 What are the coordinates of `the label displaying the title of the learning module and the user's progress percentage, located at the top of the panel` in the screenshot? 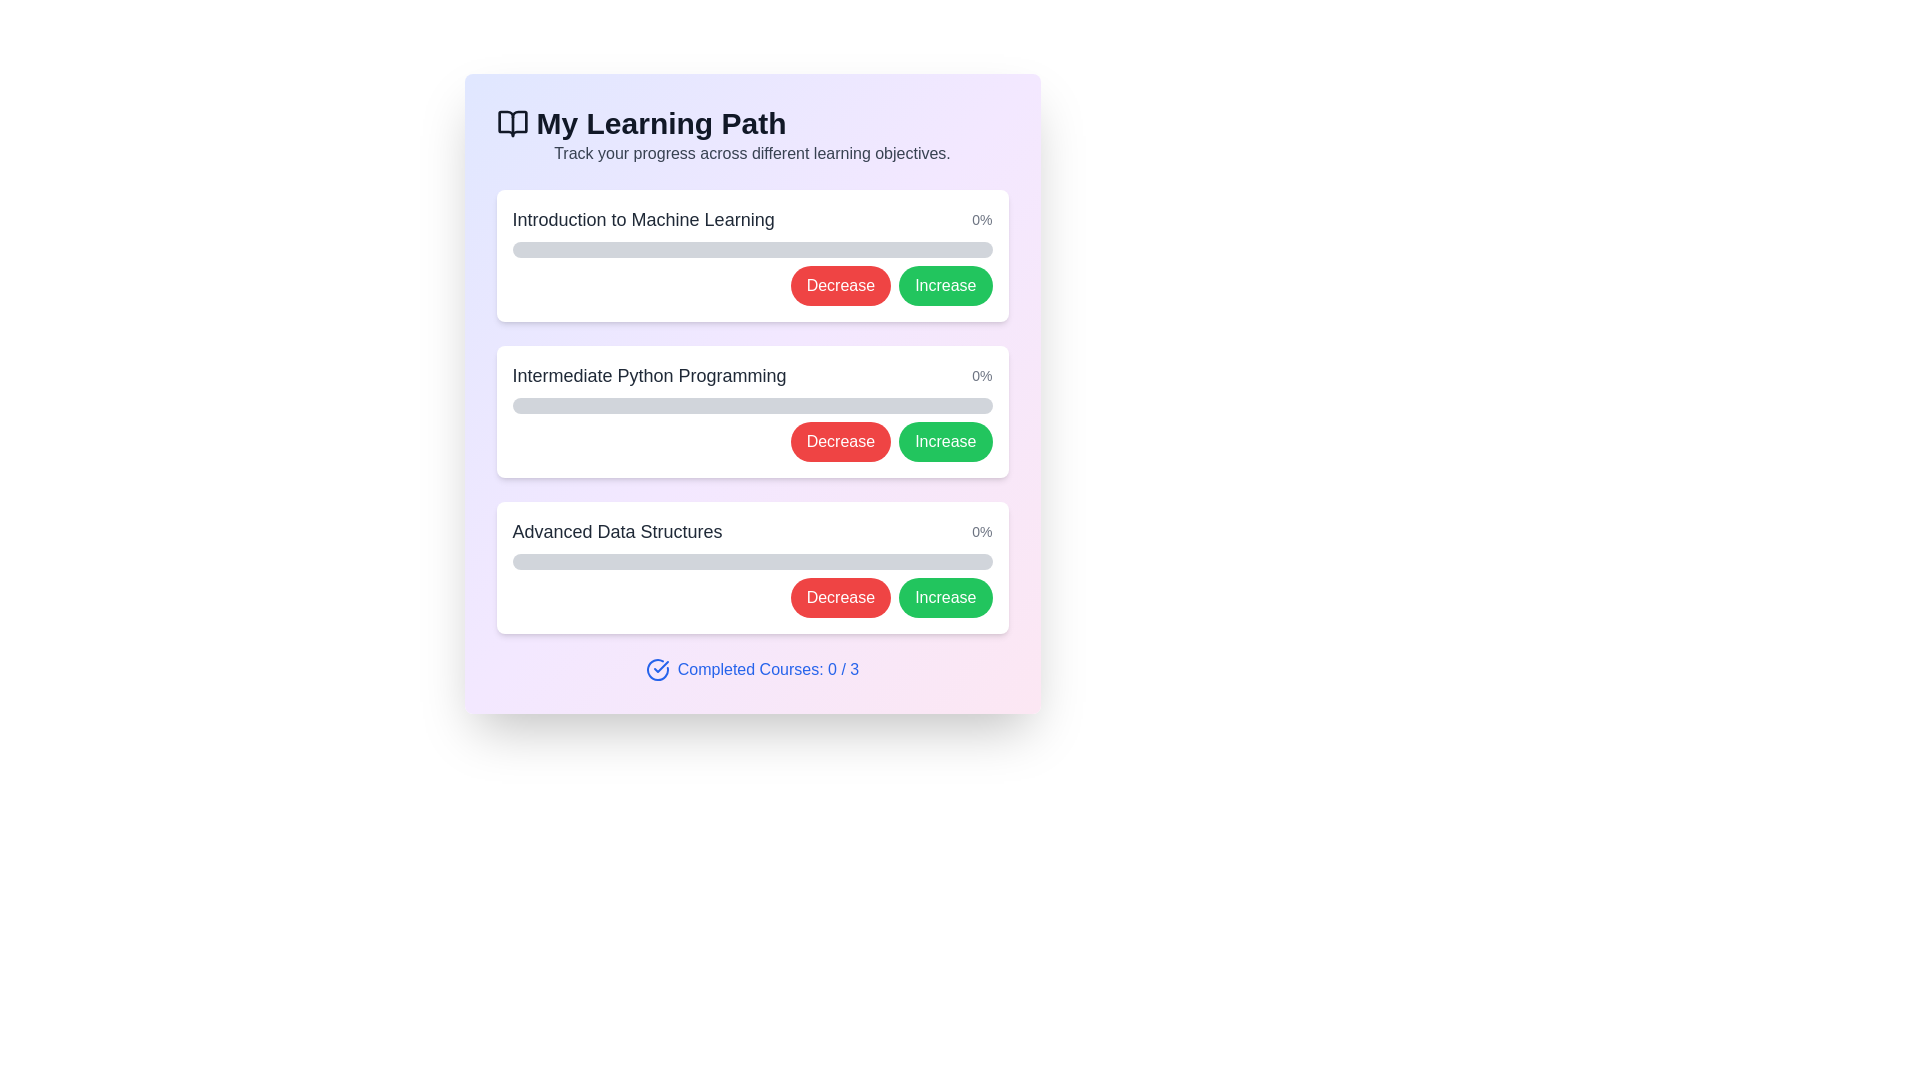 It's located at (751, 219).